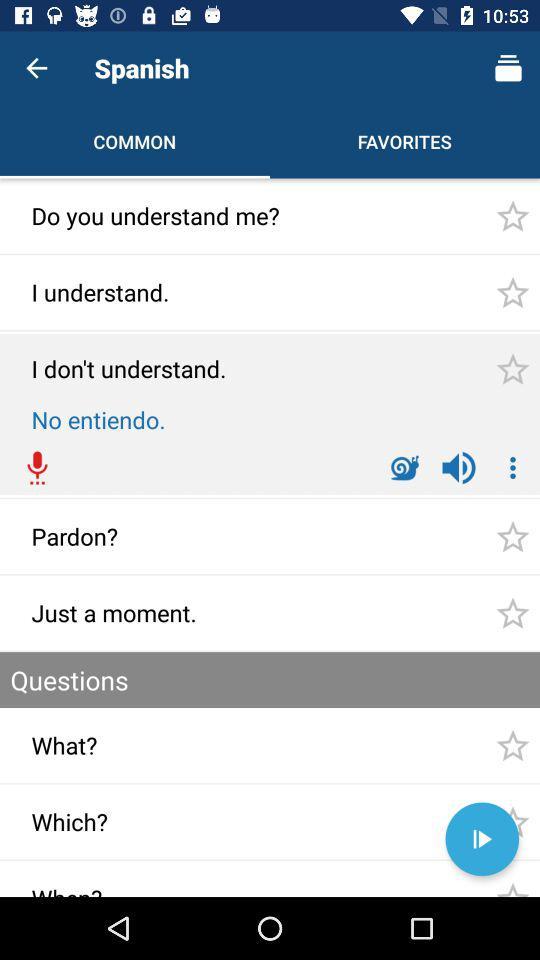 The image size is (540, 960). I want to click on the more options icon which is on the right side of volume icon, so click(513, 468).